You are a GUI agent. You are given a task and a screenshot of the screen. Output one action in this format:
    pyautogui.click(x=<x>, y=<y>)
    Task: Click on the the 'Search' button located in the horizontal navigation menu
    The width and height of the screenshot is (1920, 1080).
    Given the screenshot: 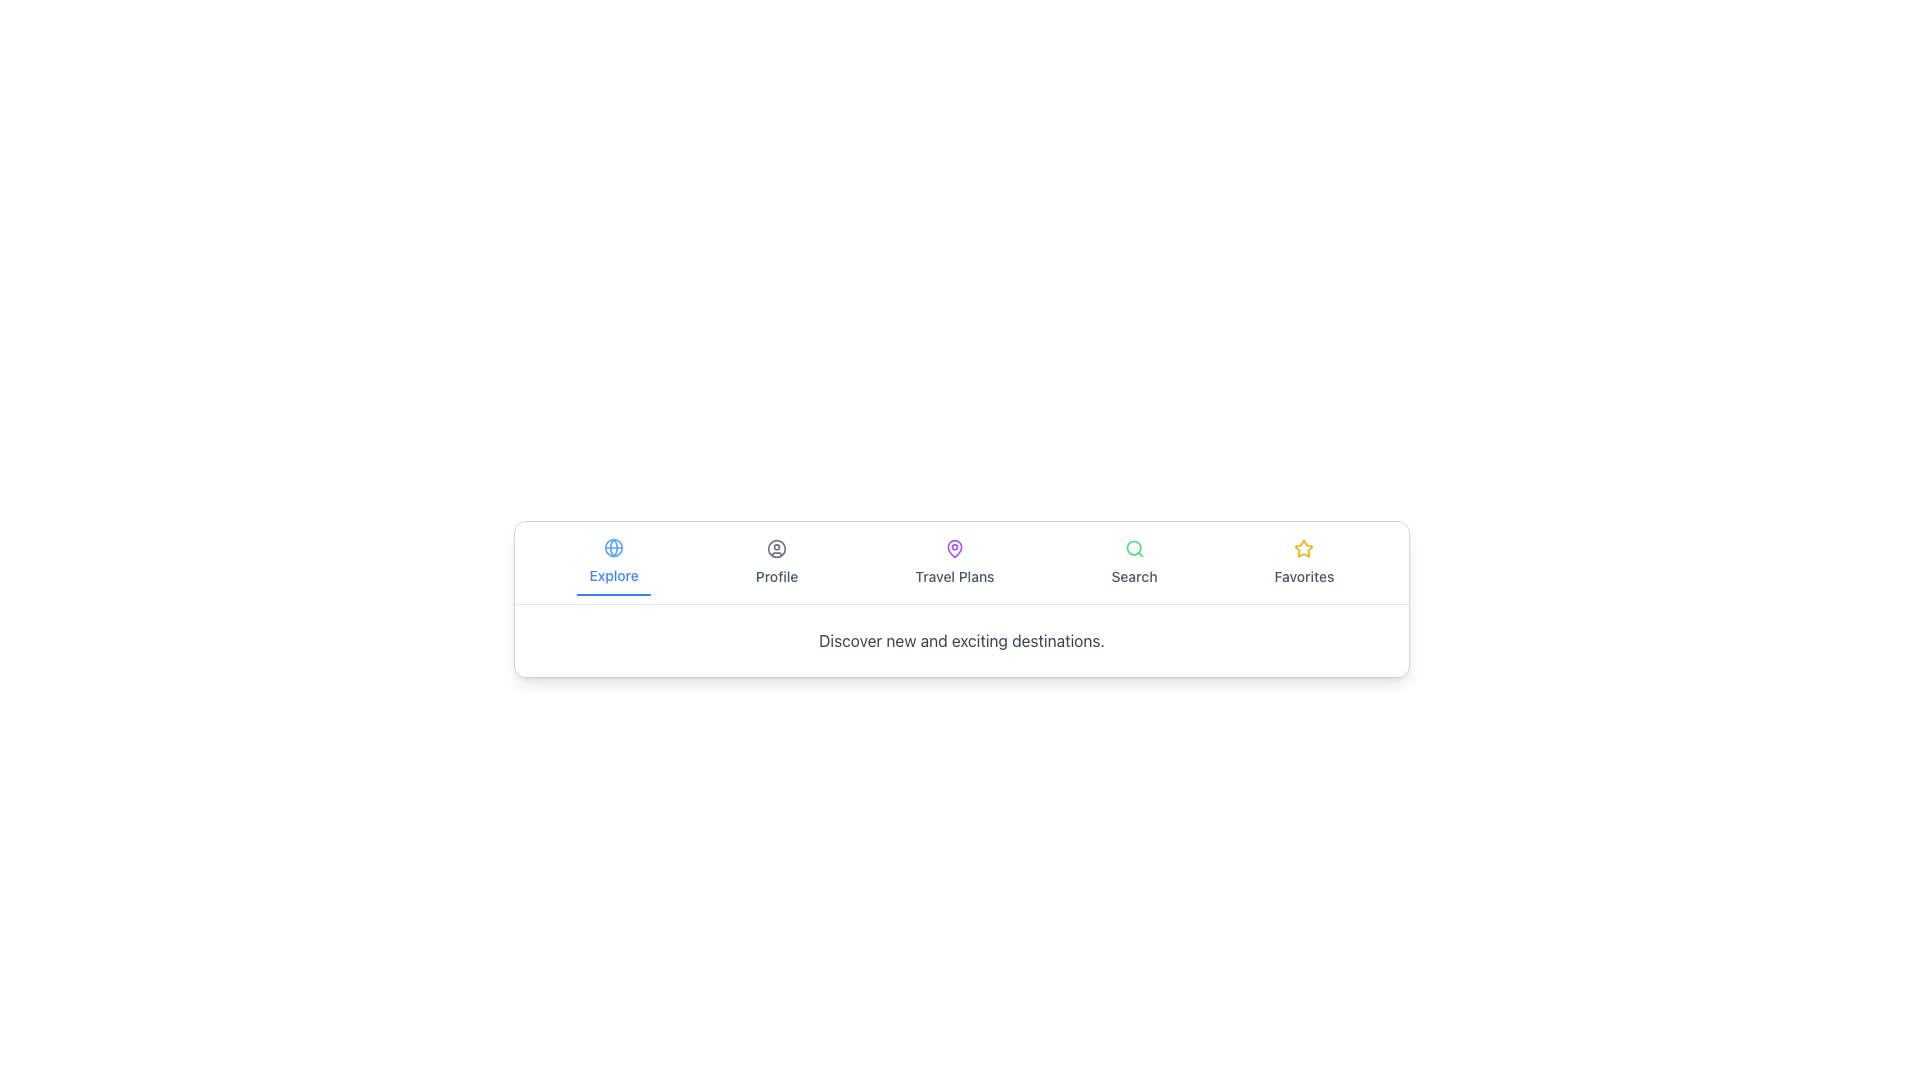 What is the action you would take?
    pyautogui.click(x=1134, y=563)
    